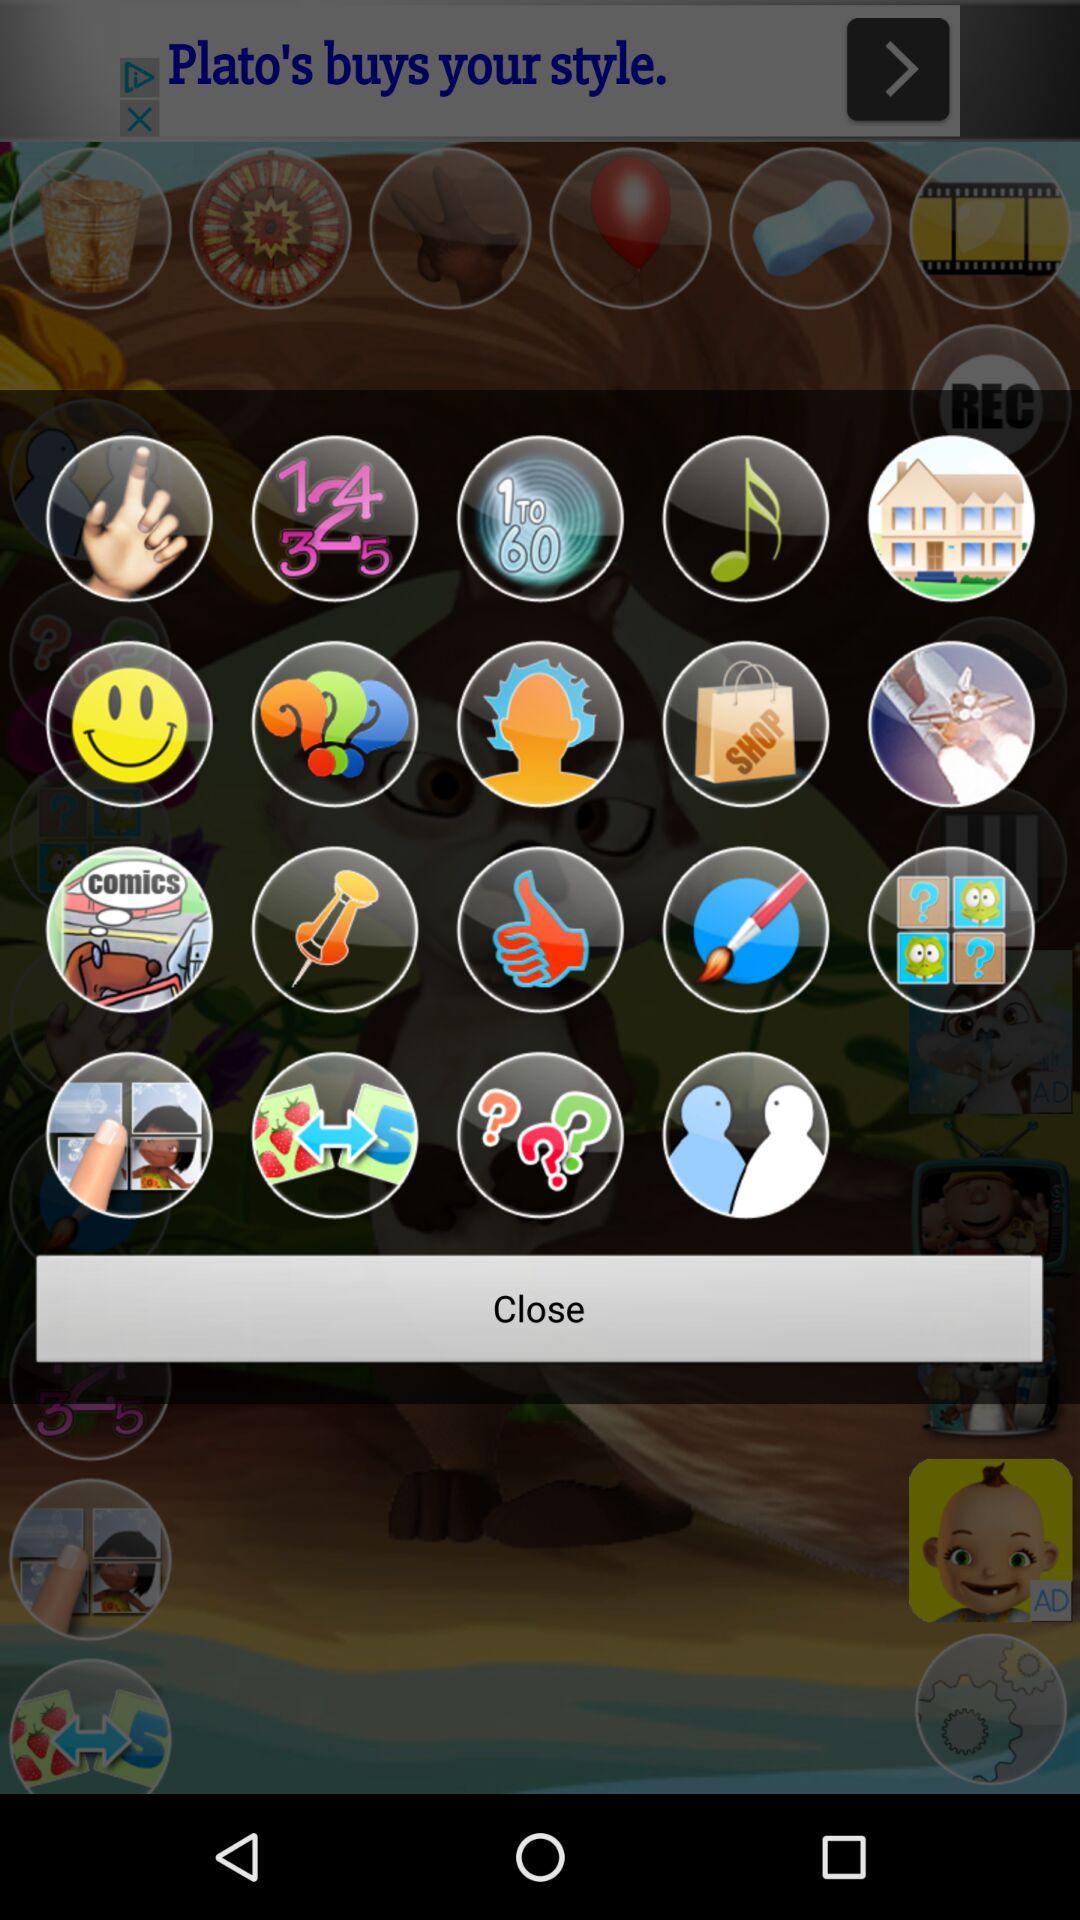  Describe the element at coordinates (128, 518) in the screenshot. I see `touch` at that location.